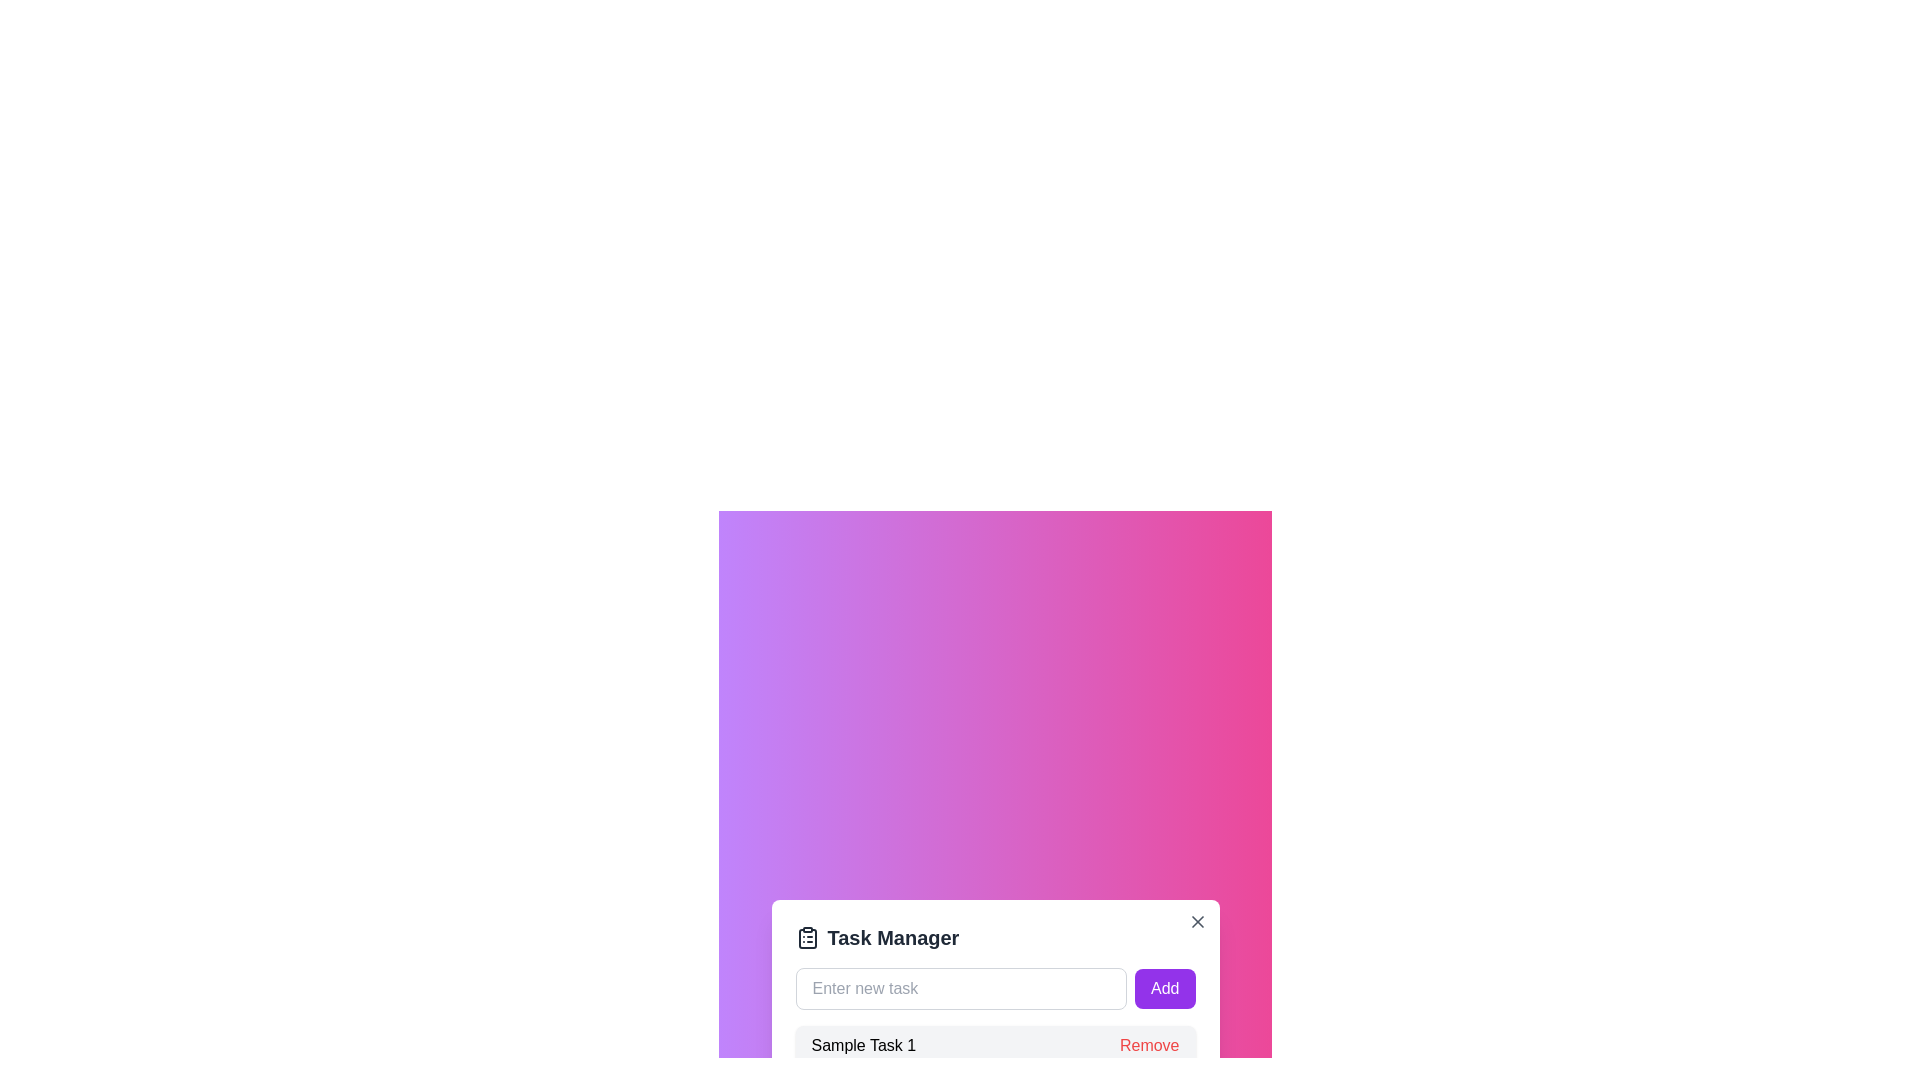  What do you see at coordinates (863, 1044) in the screenshot?
I see `the task item label located at the bottom center of the interface to focus on it` at bounding box center [863, 1044].